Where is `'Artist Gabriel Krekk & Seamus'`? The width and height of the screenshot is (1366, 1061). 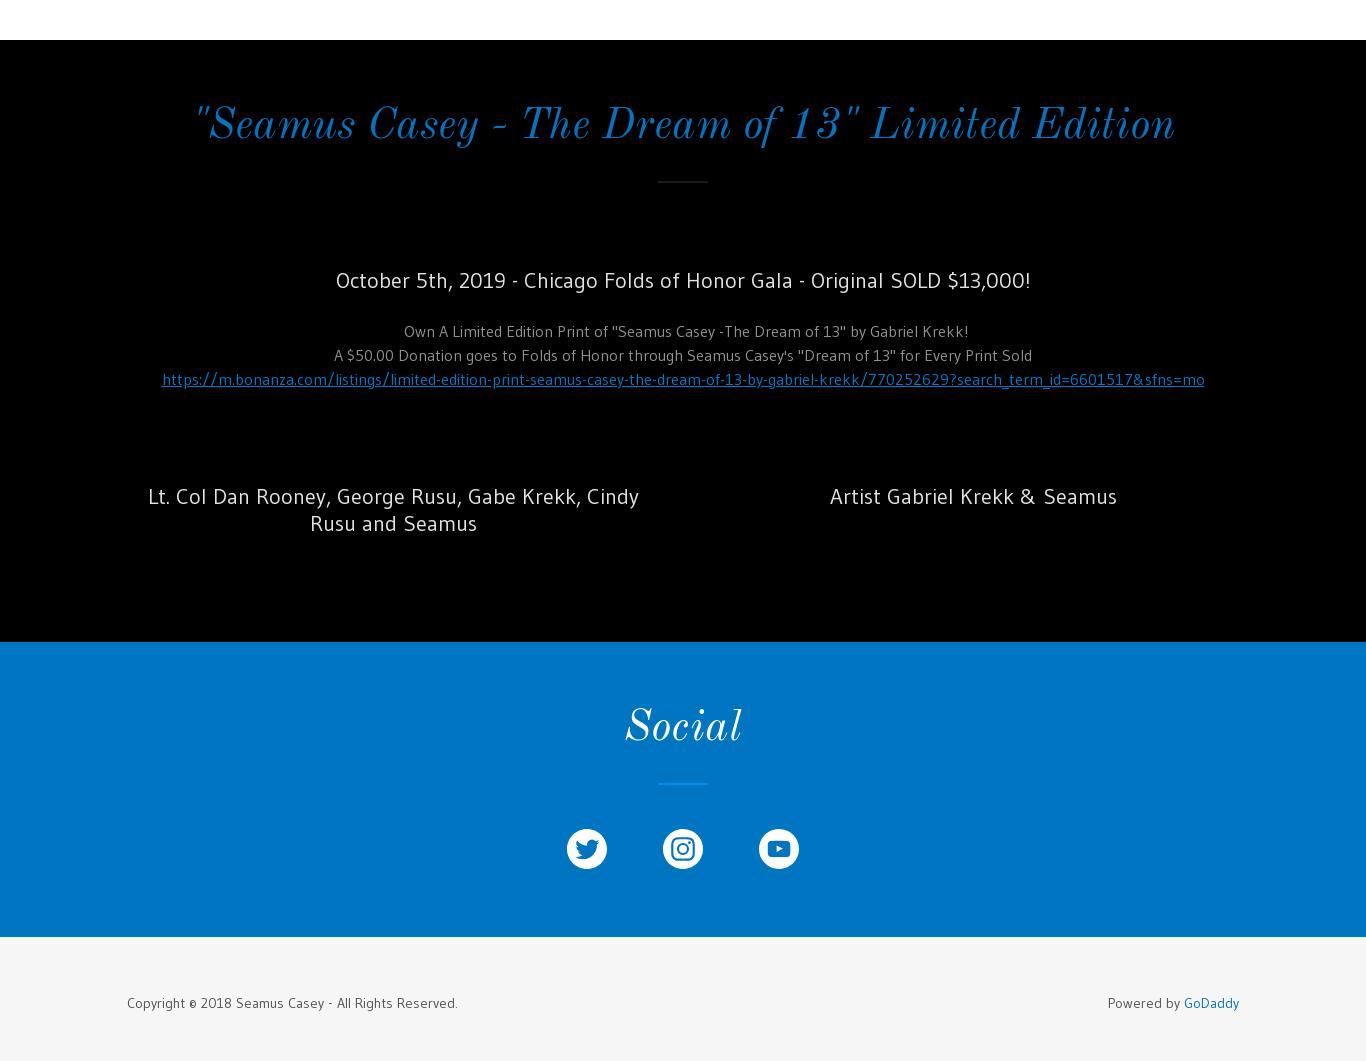
'Artist Gabriel Krekk & Seamus' is located at coordinates (972, 495).